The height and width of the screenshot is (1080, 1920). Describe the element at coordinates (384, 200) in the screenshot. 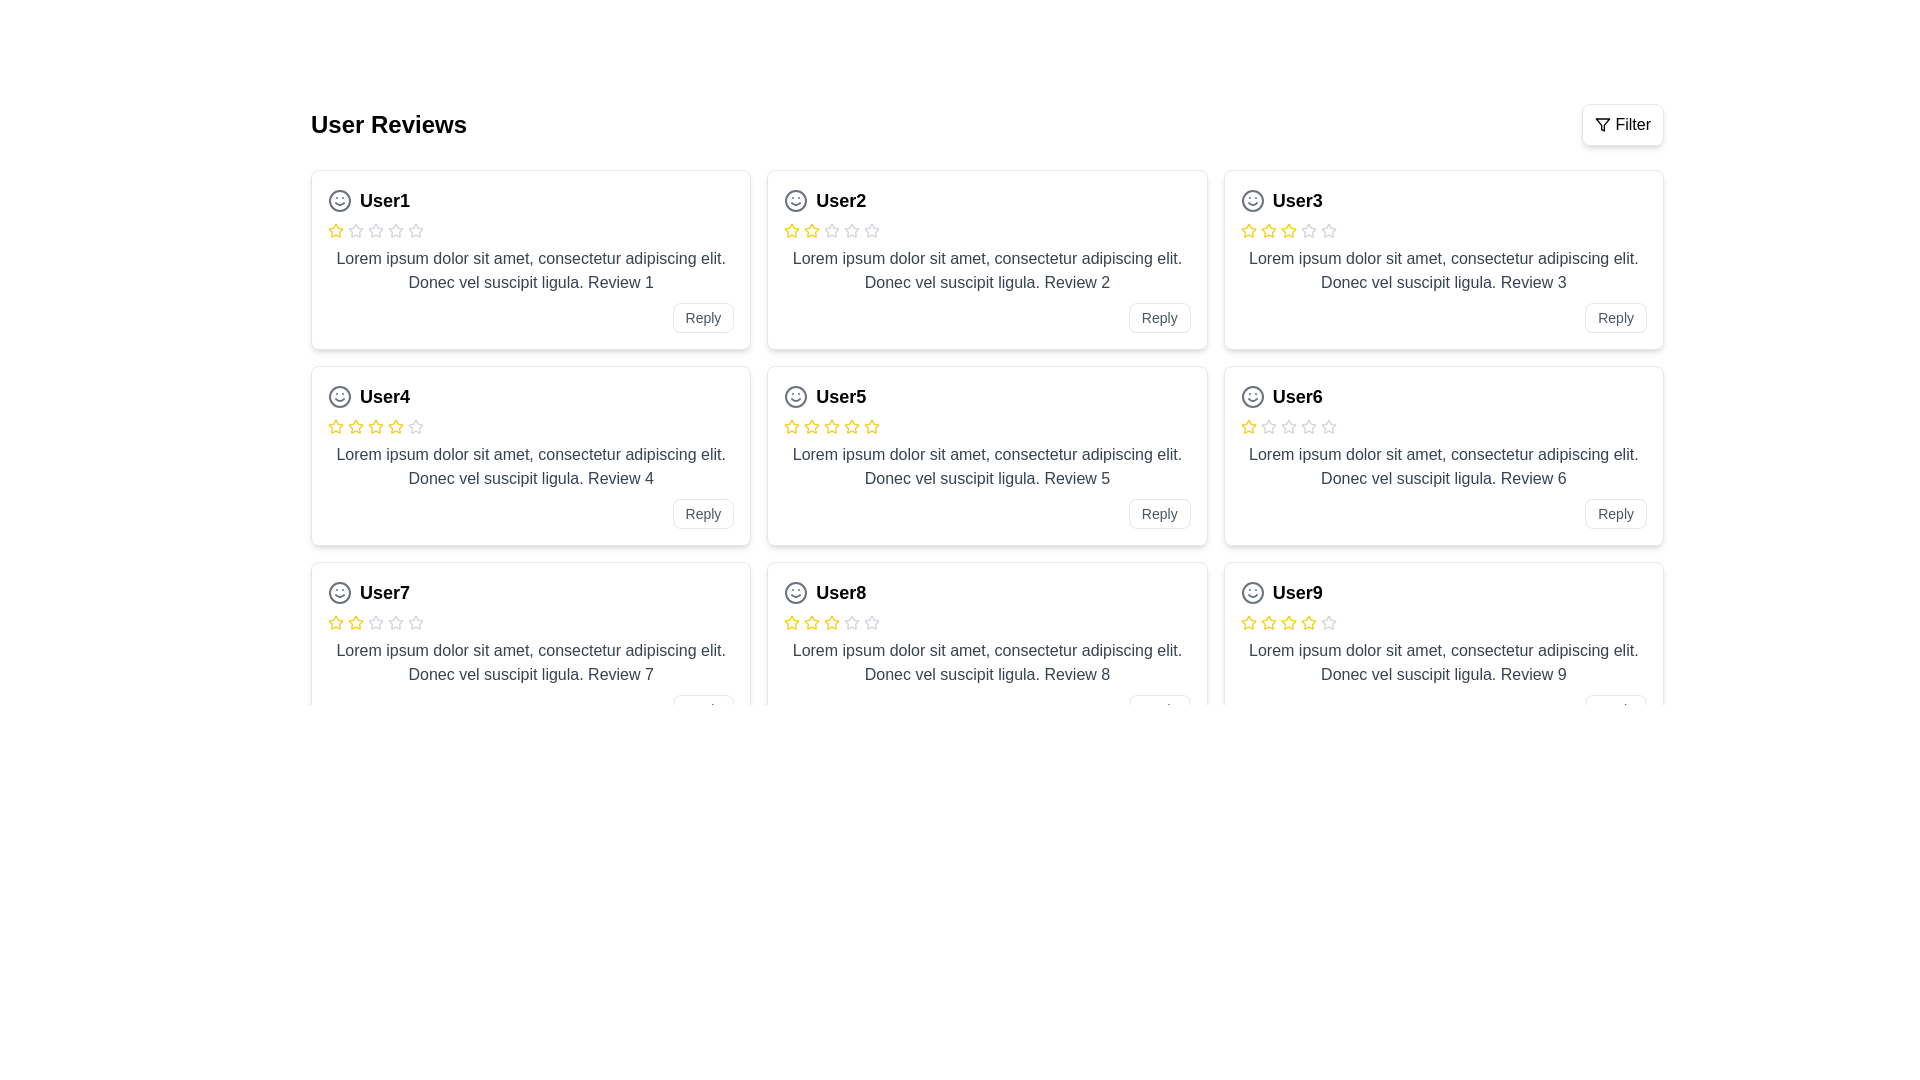

I see `the 'User1' text label, which is the first user name under the 'User Reviews' section in the top-left corner of the grid layout` at that location.